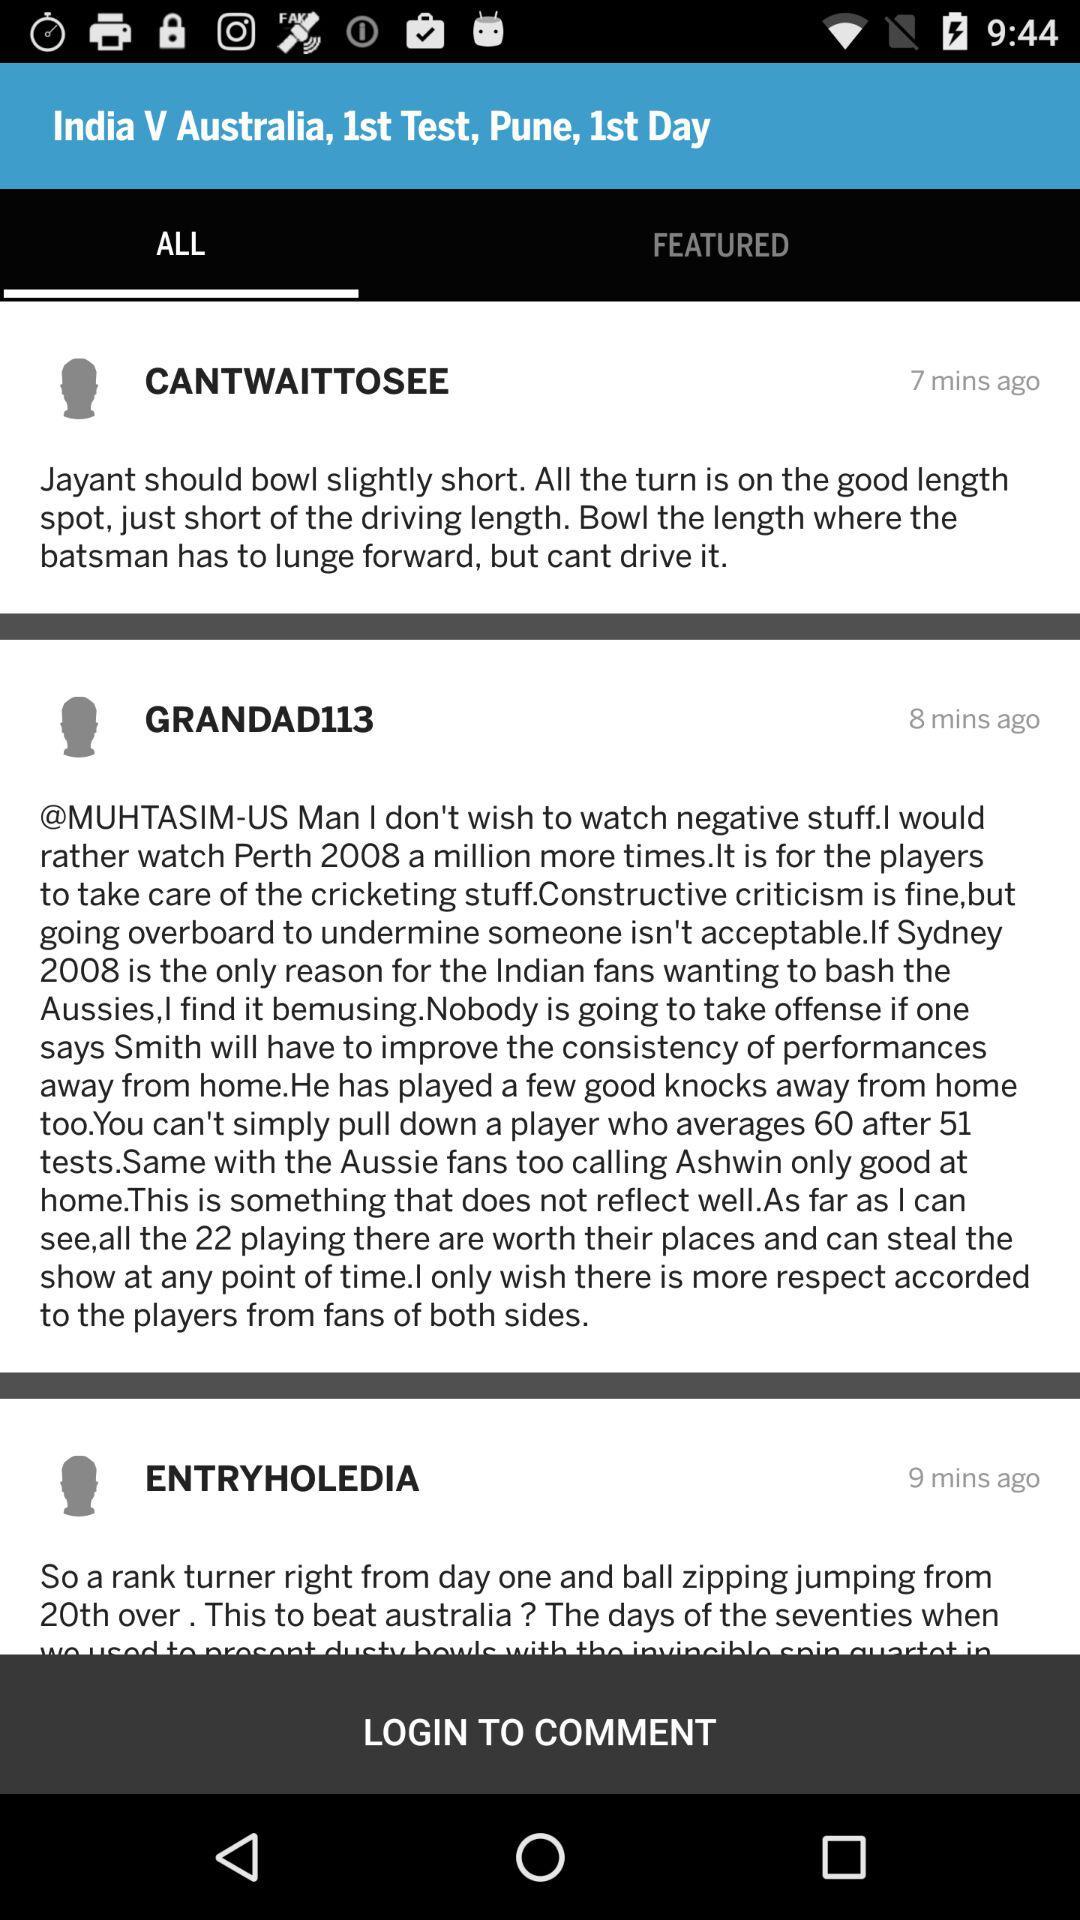 The image size is (1080, 1920). Describe the element at coordinates (512, 1477) in the screenshot. I see `icon above so a rank` at that location.